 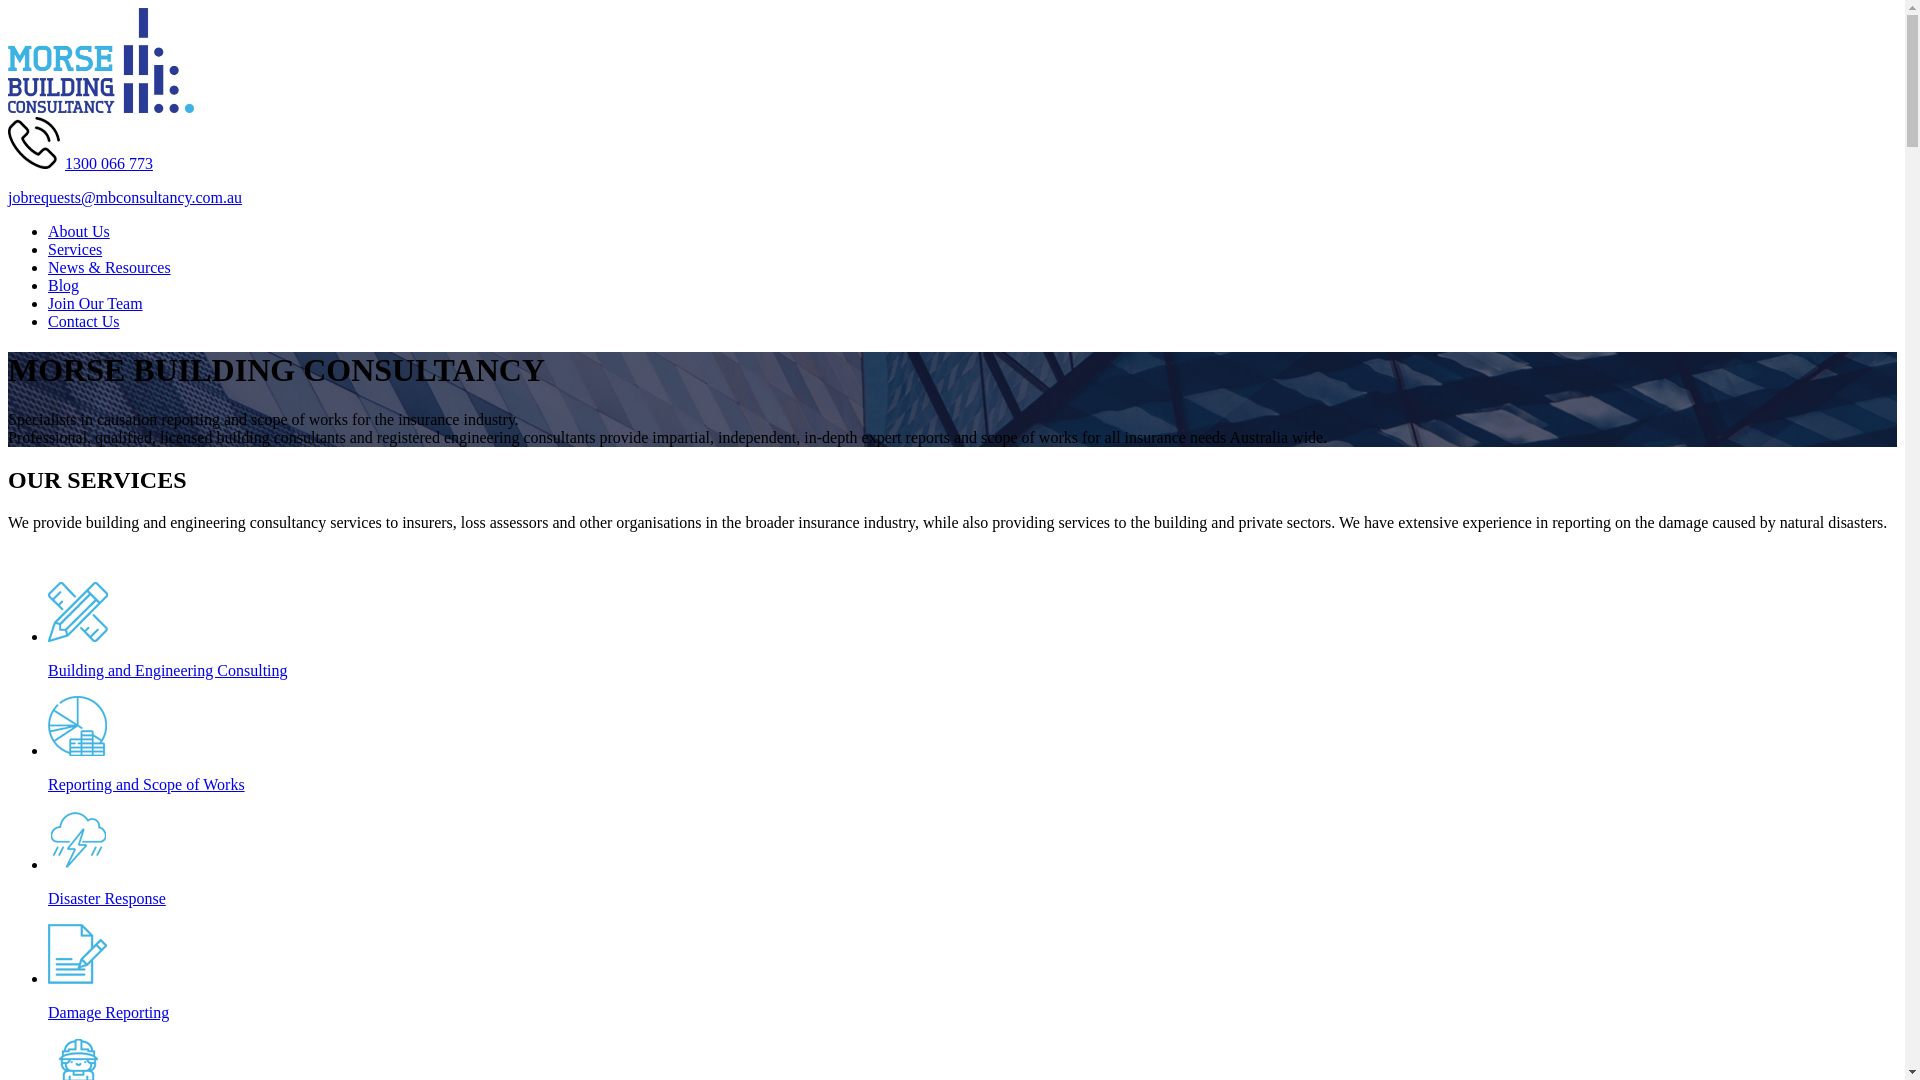 I want to click on 'Building and Engineering Consulting', so click(x=972, y=654).